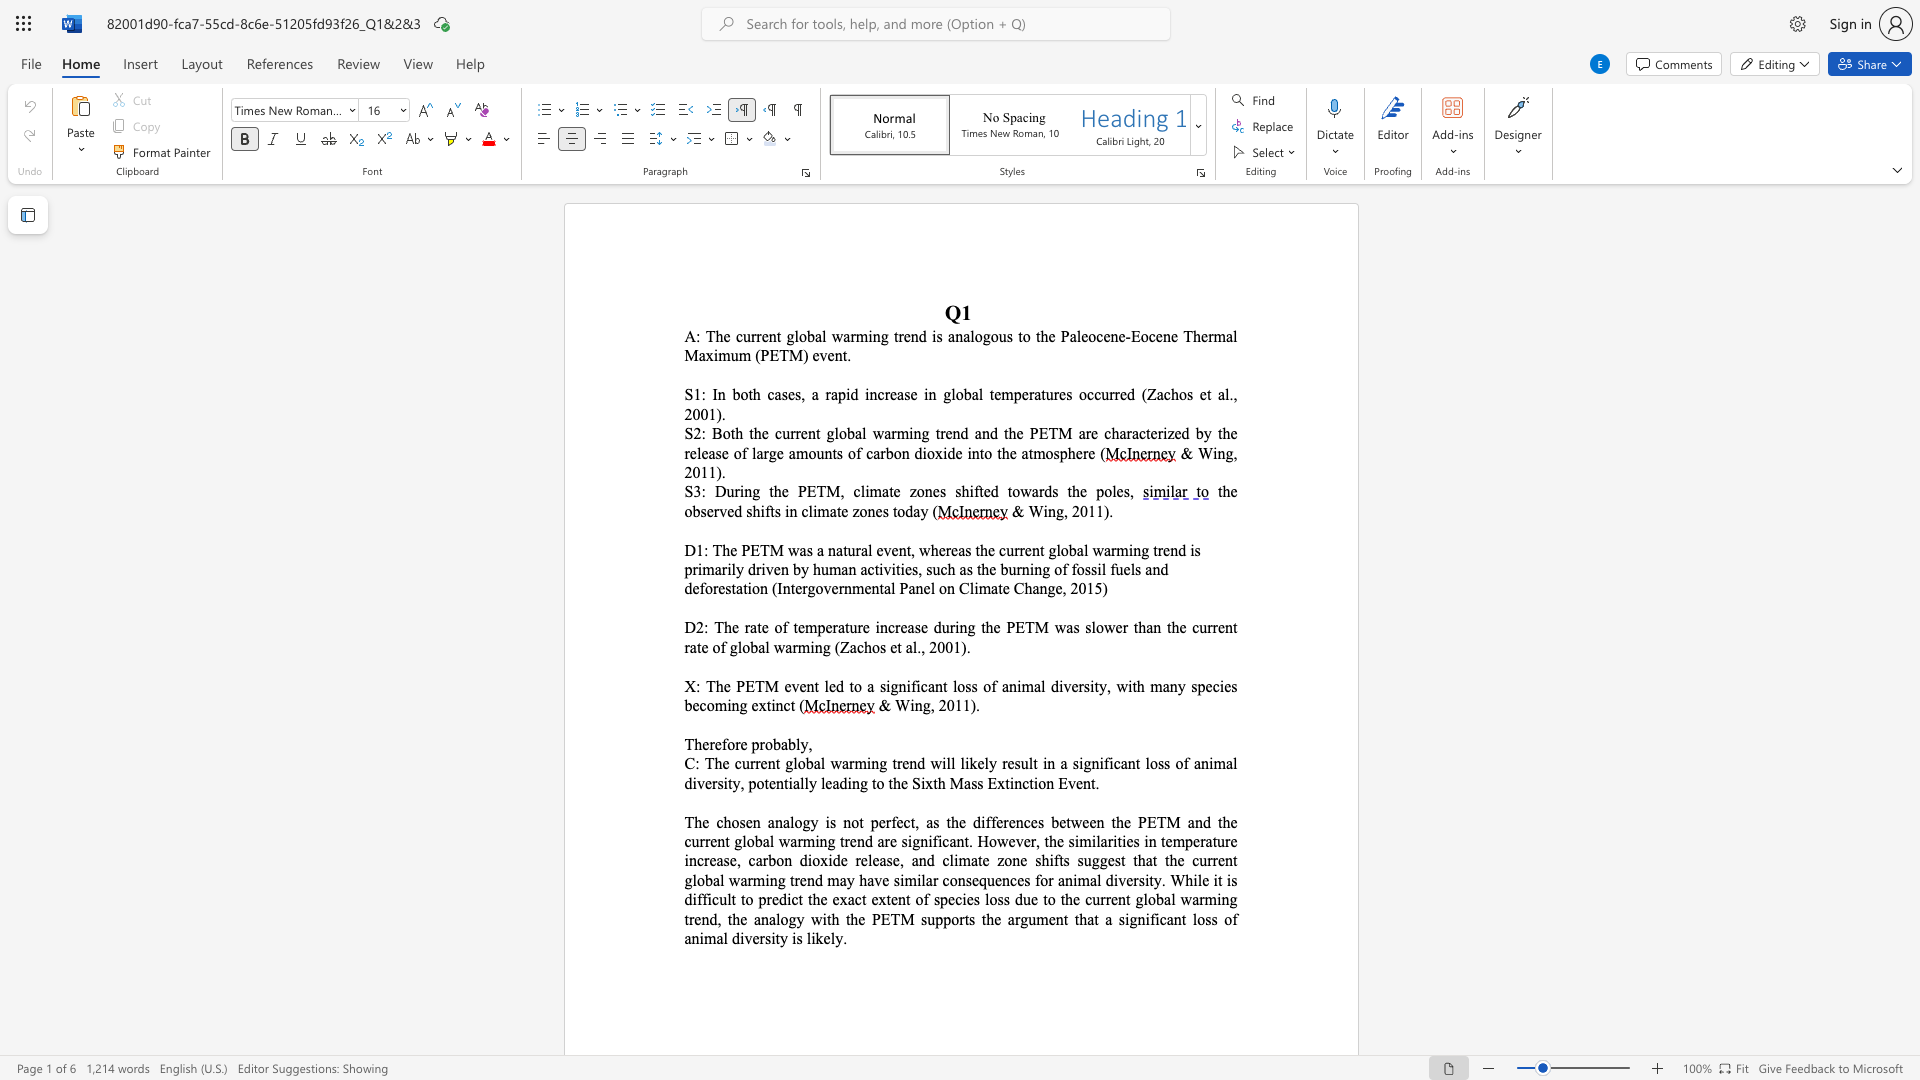 Image resolution: width=1920 pixels, height=1080 pixels. I want to click on the subset text "d a" within the text "The chosen analogy is not perfect, as the differences between the PETM and the current global warming trend are", so click(864, 841).